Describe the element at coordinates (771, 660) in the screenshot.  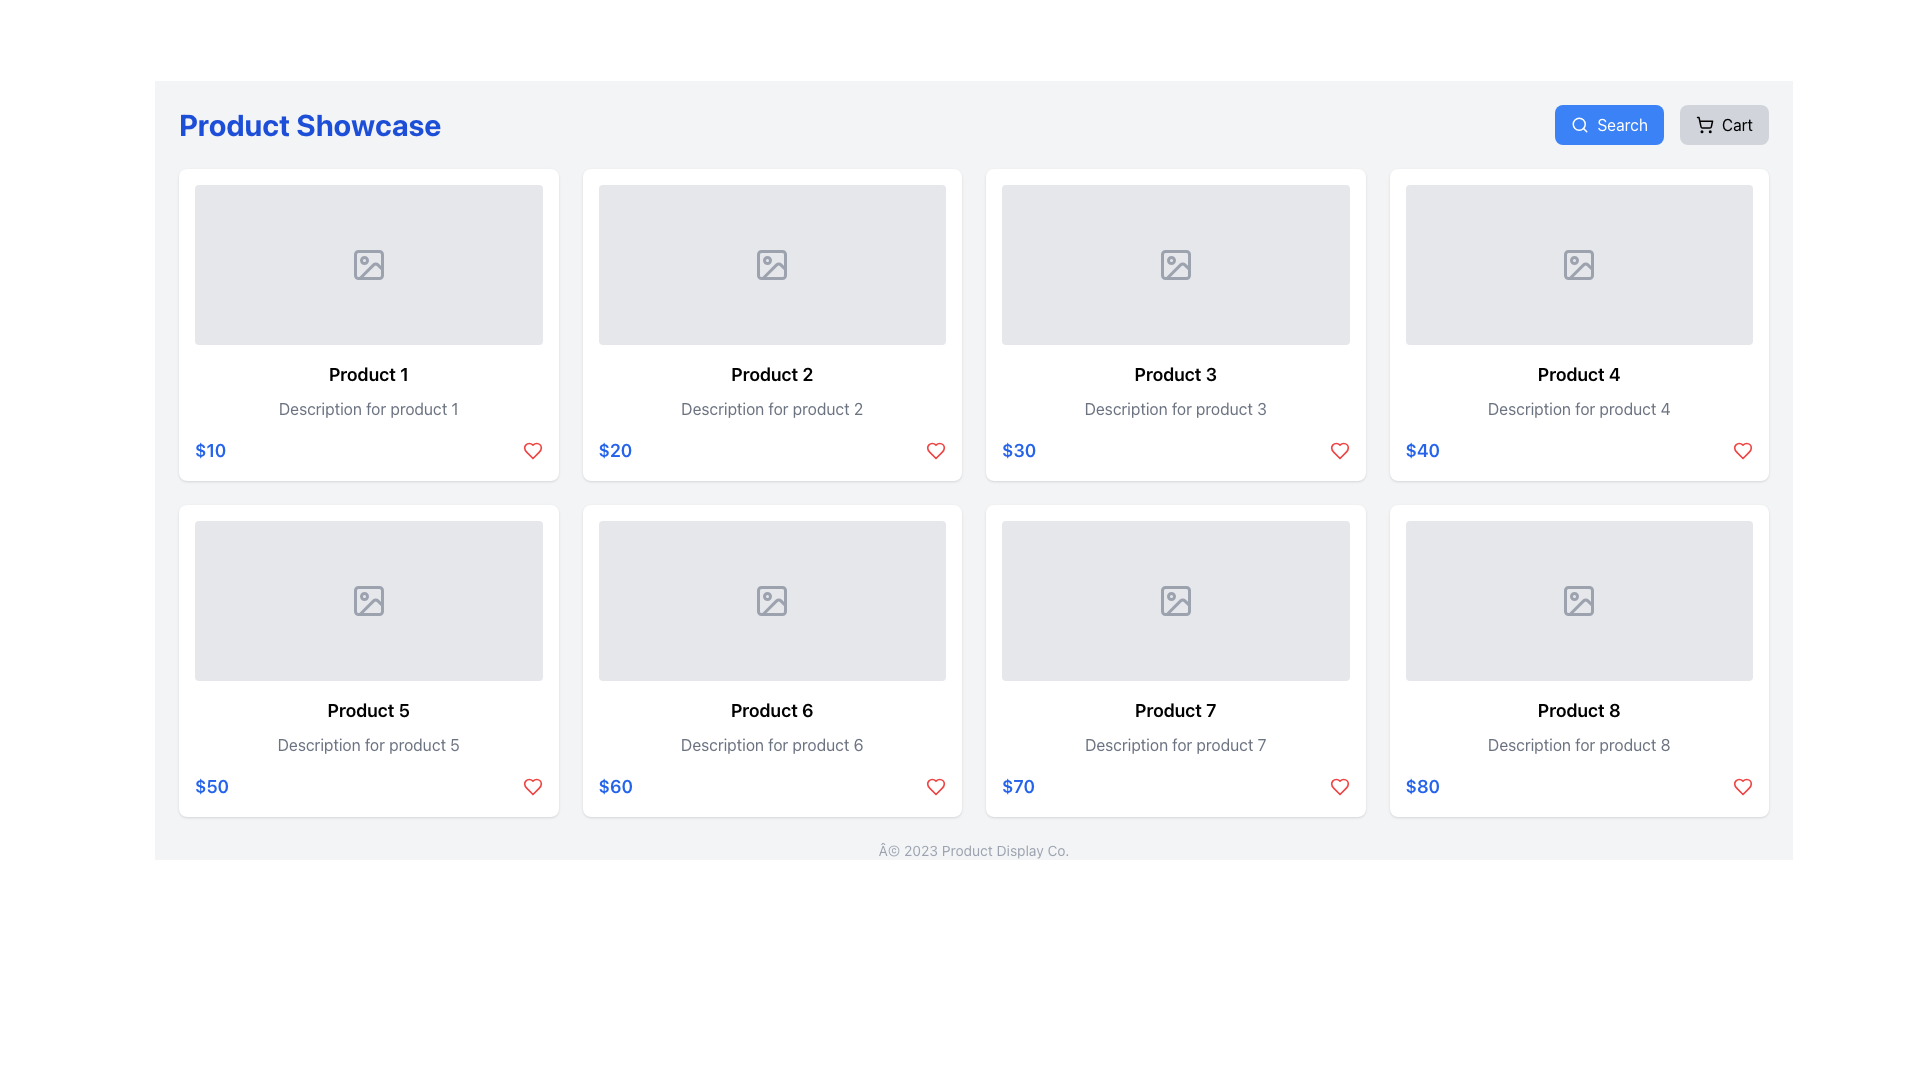
I see `the Card UI component displaying 'Product 6' with a price of '$60' and a favorite icon in red` at that location.